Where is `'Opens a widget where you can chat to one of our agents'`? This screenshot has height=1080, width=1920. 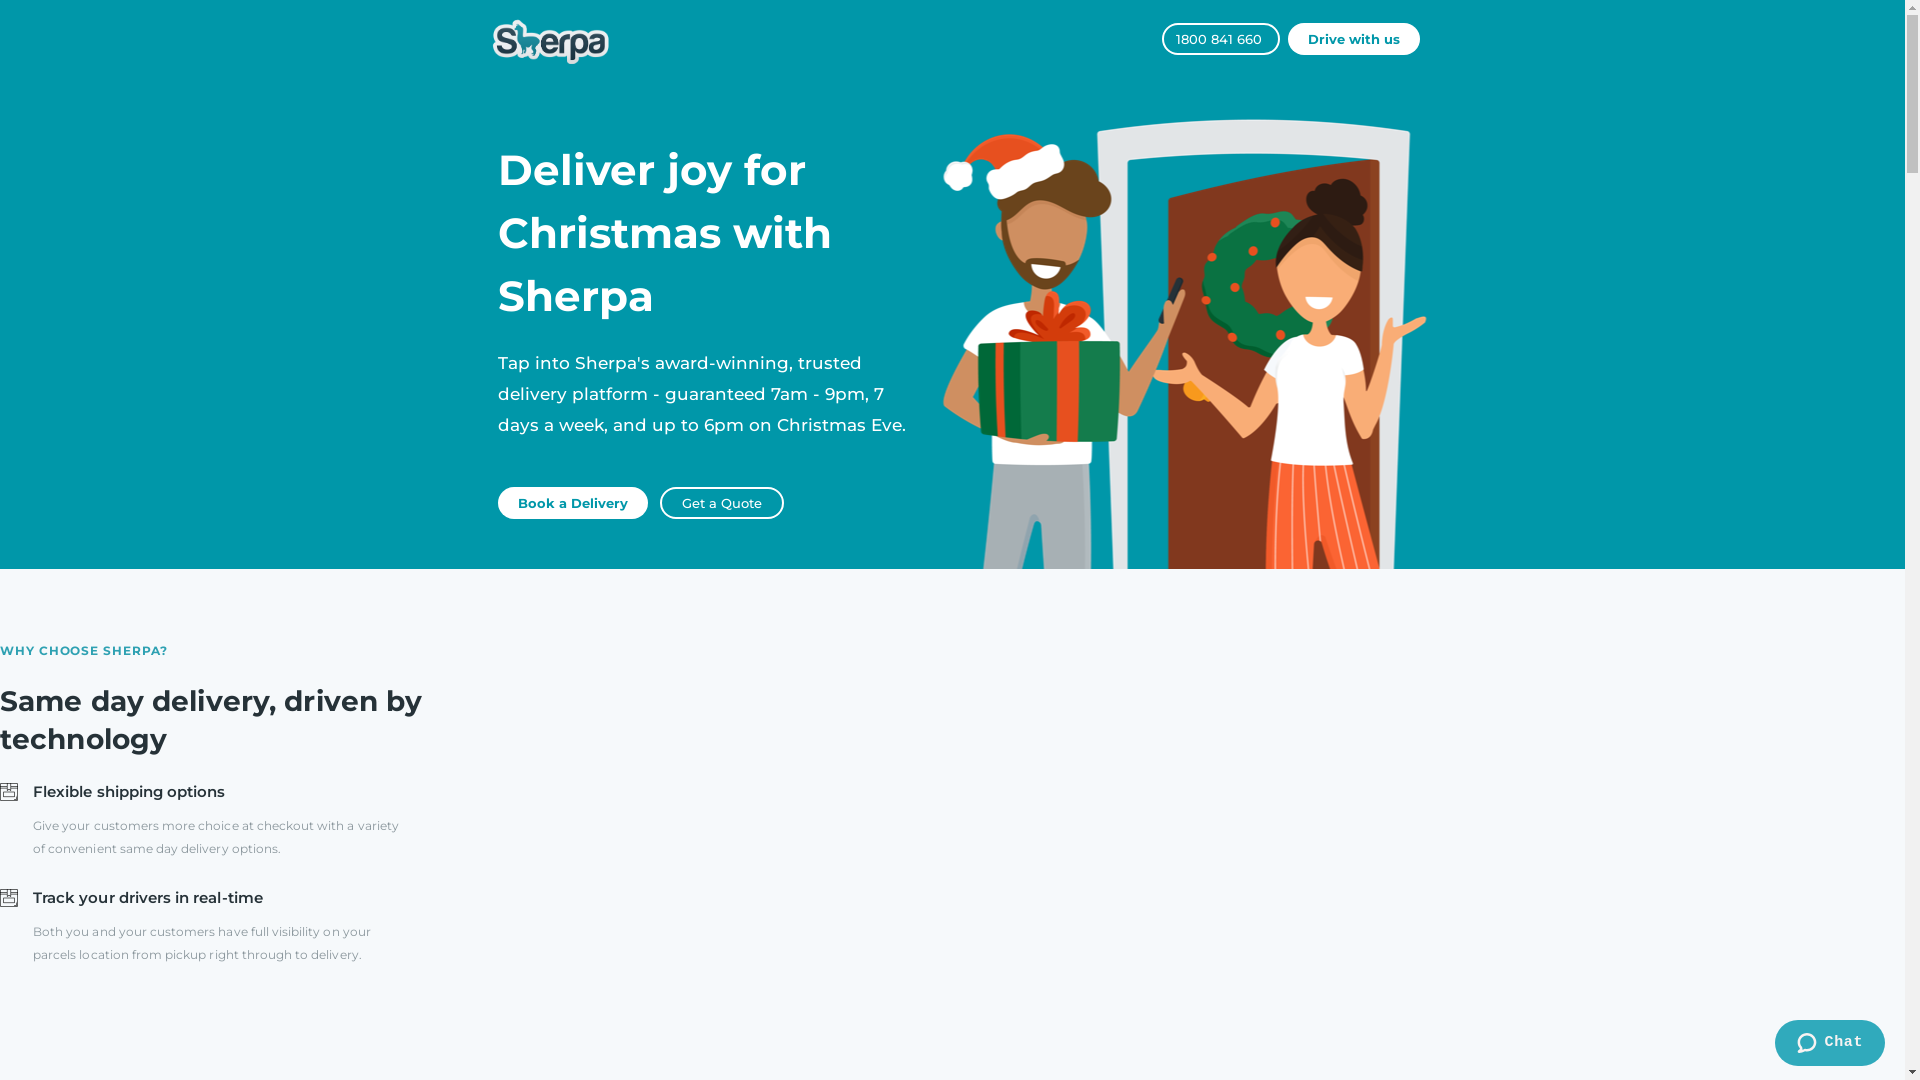
'Opens a widget where you can chat to one of our agents' is located at coordinates (1829, 1044).